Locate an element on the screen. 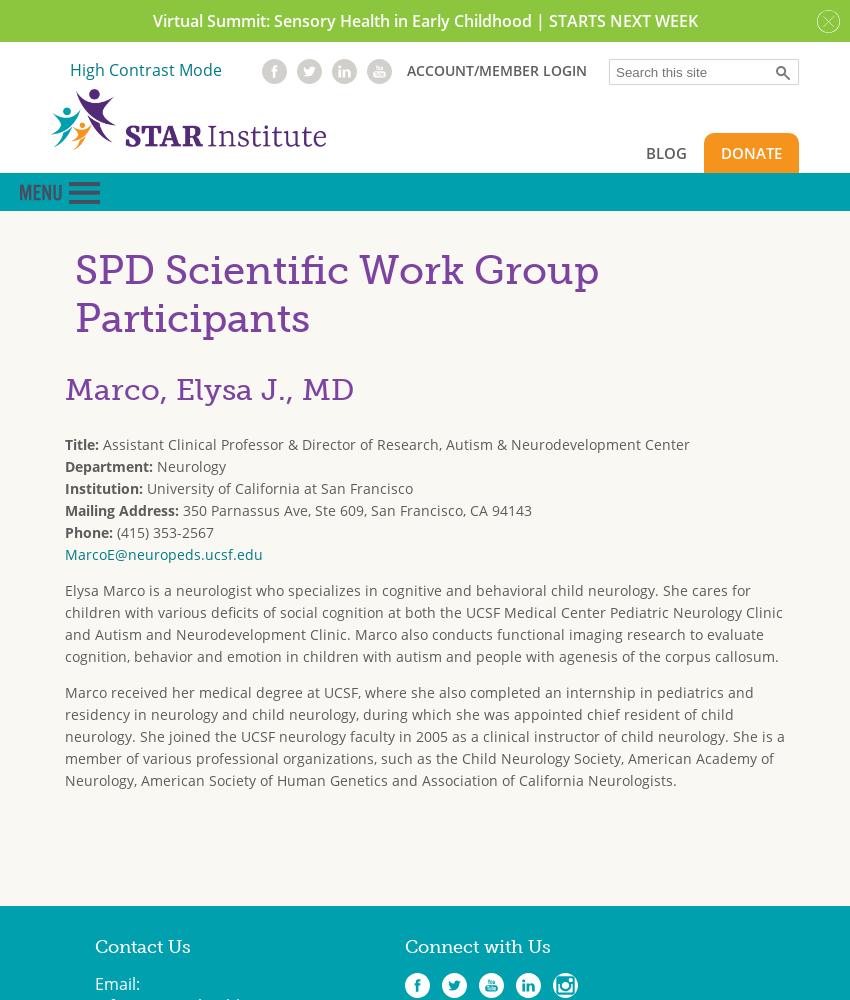  'Phone:' is located at coordinates (65, 531).